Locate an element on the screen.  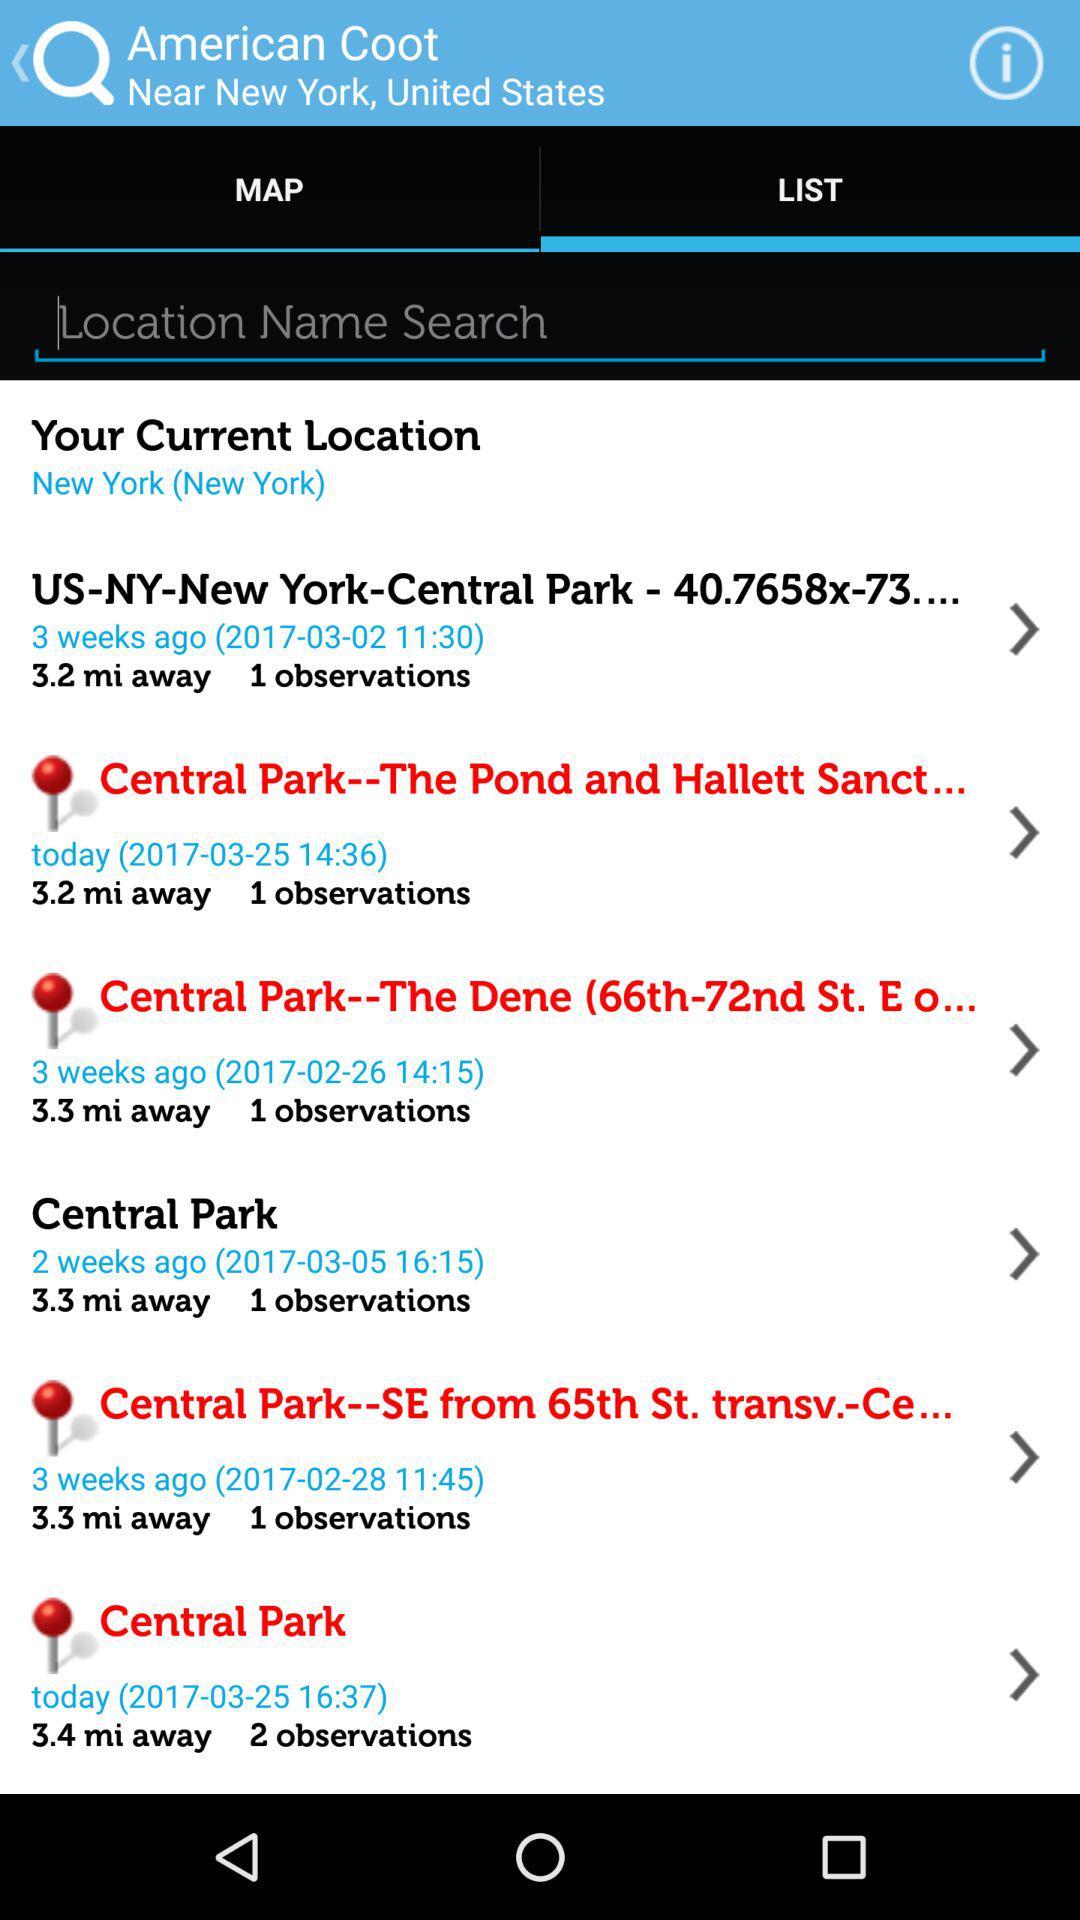
the your current location item is located at coordinates (255, 435).